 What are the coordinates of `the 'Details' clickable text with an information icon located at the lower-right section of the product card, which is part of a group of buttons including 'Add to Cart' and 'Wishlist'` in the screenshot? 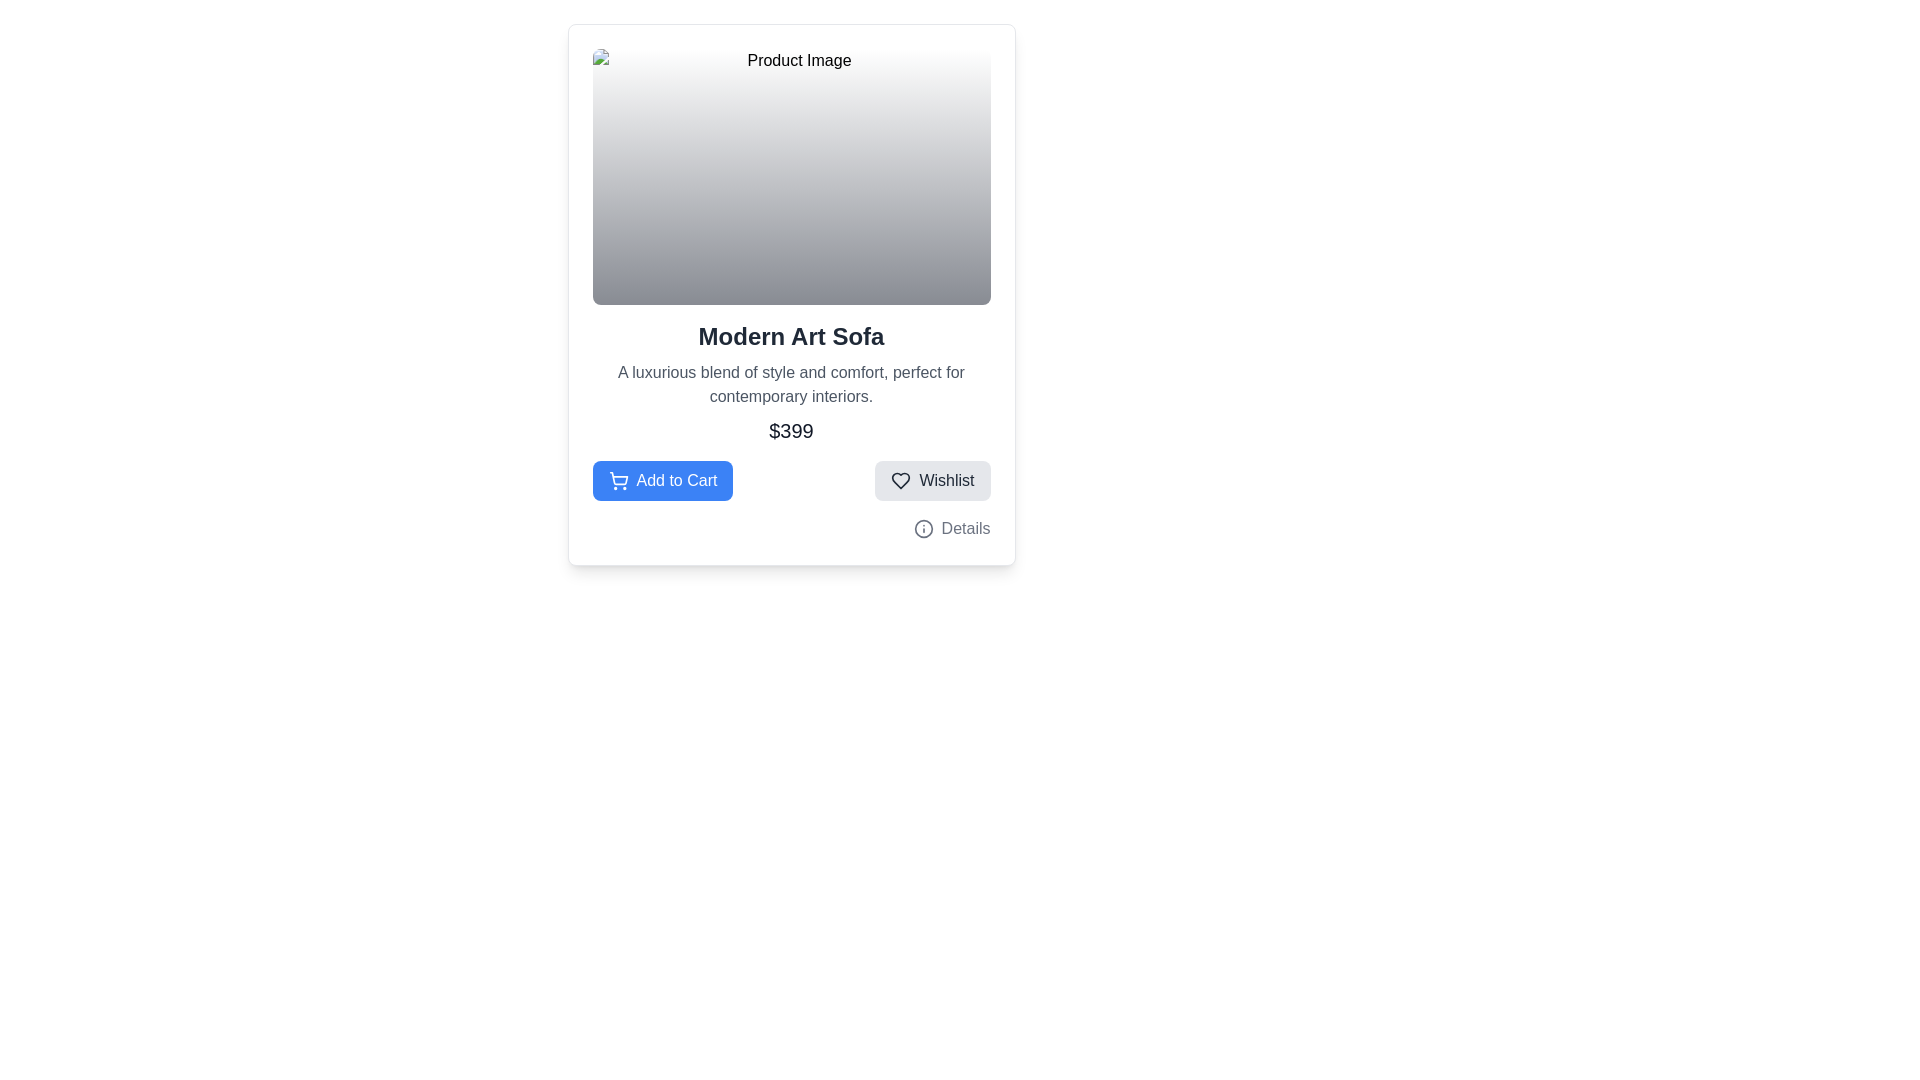 It's located at (951, 527).